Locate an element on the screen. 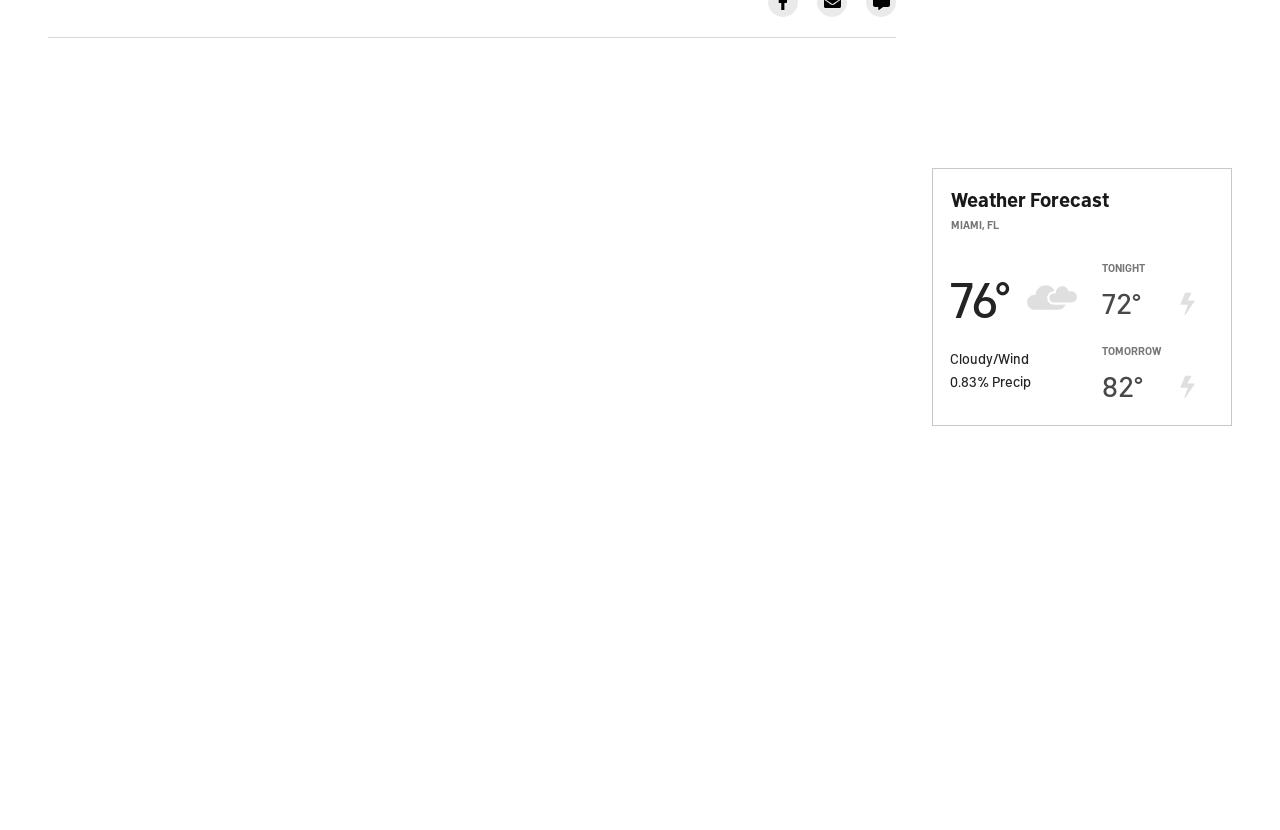 This screenshot has width=1280, height=830. '0.83' is located at coordinates (963, 378).